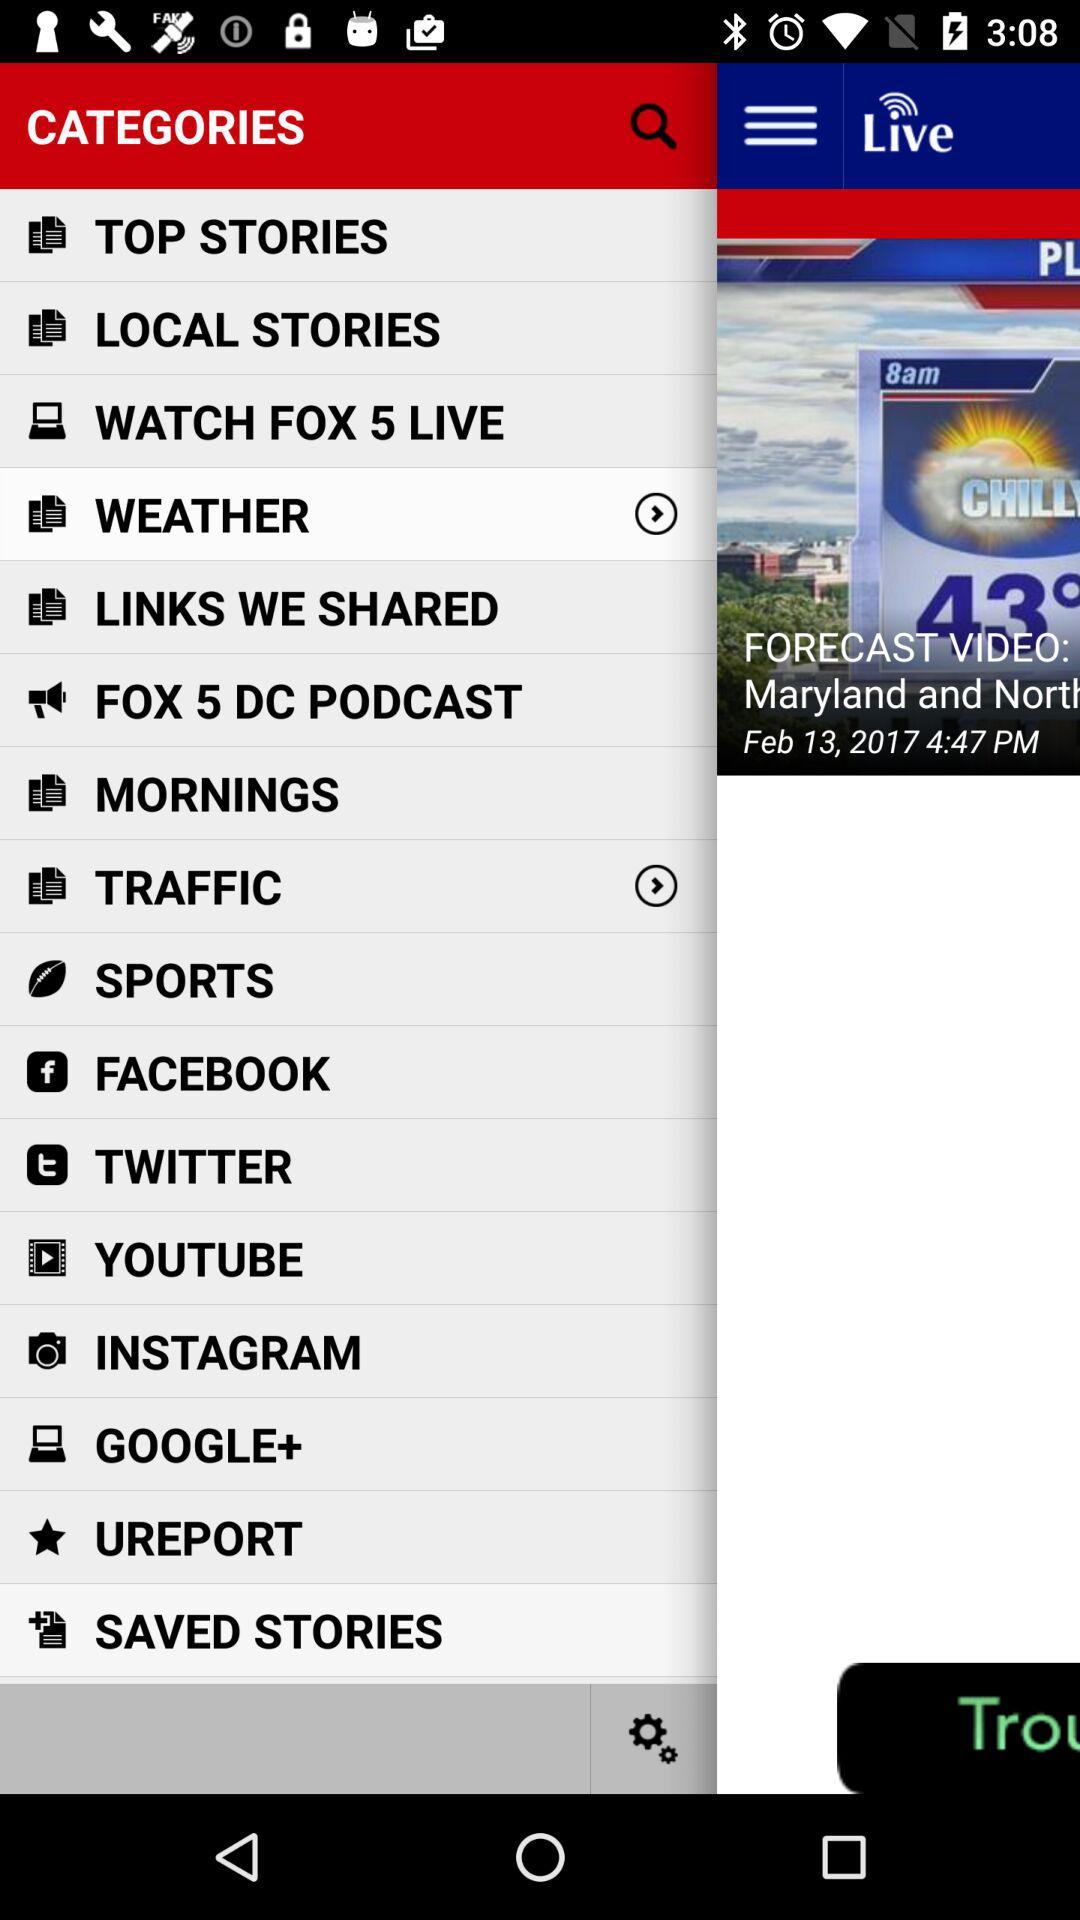 The image size is (1080, 1920). I want to click on the menu icon, so click(778, 124).